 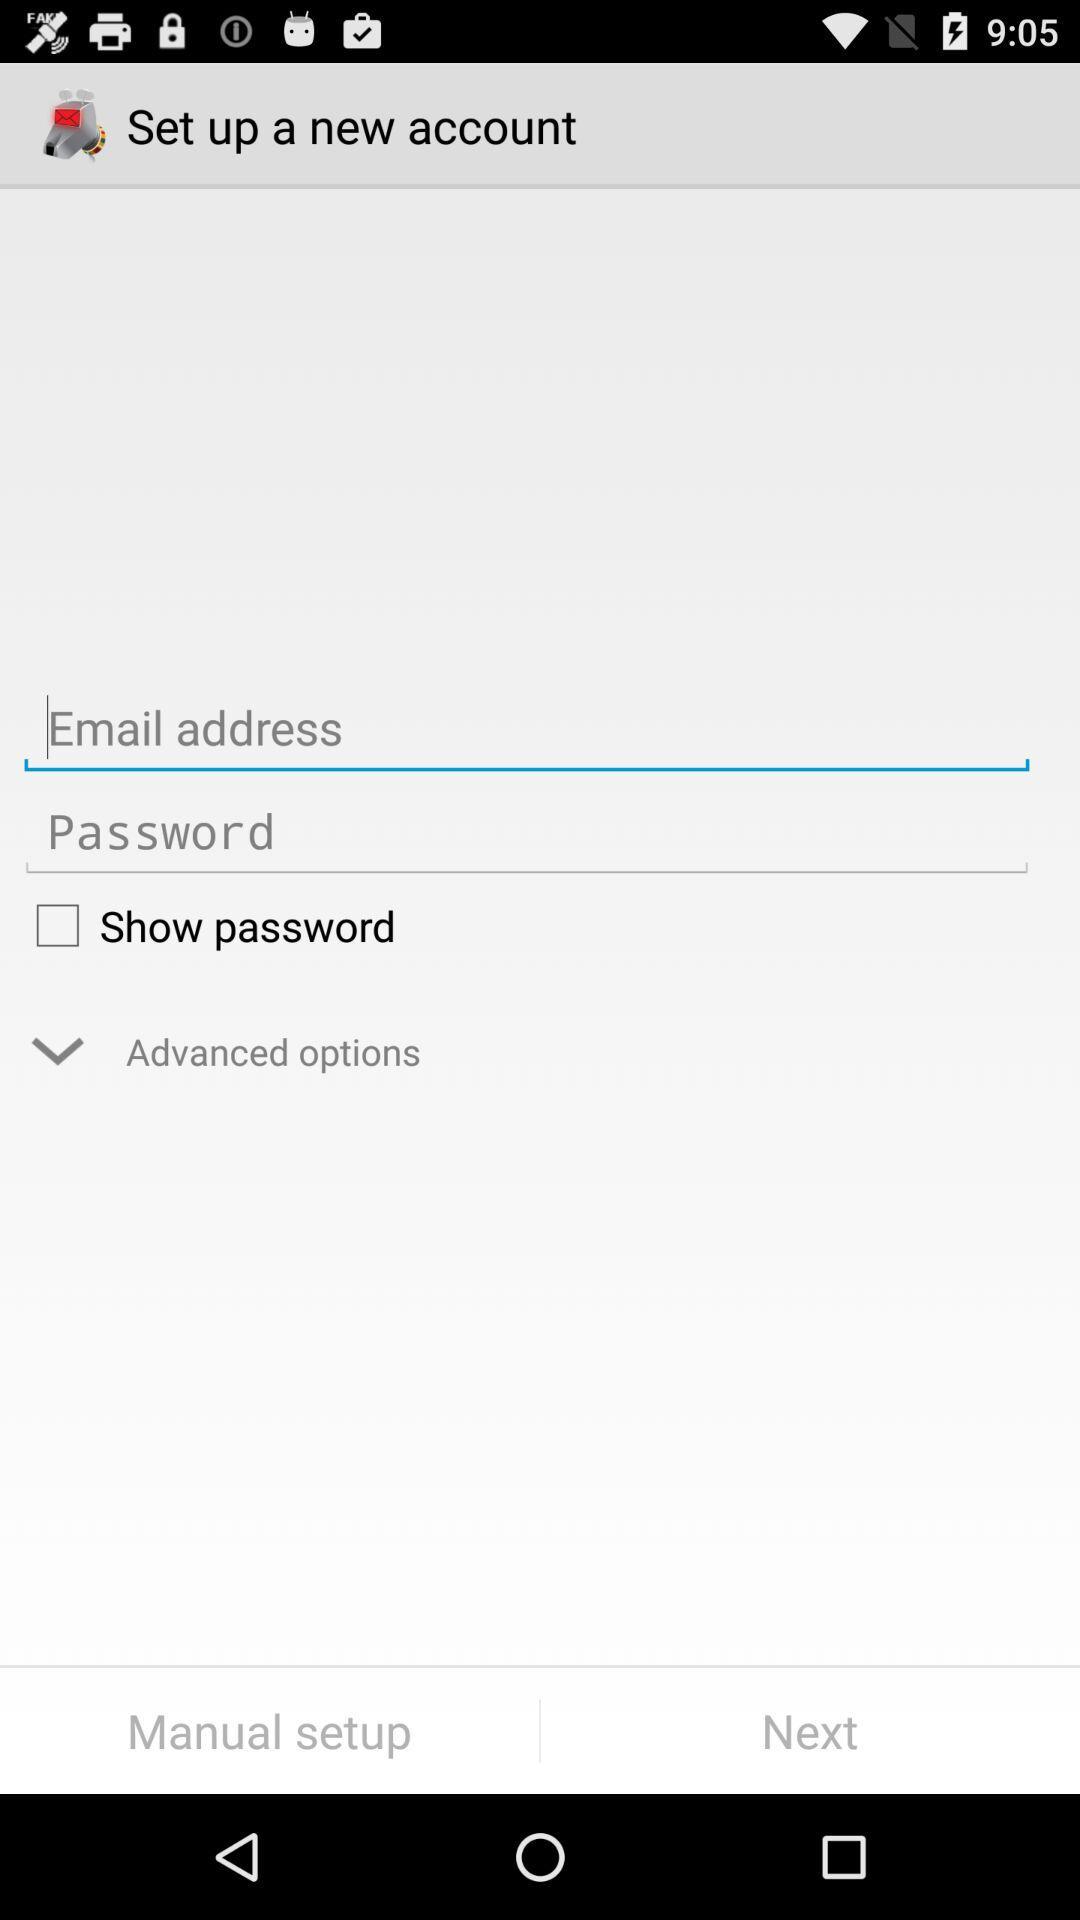 I want to click on this box was enter the password, so click(x=525, y=831).